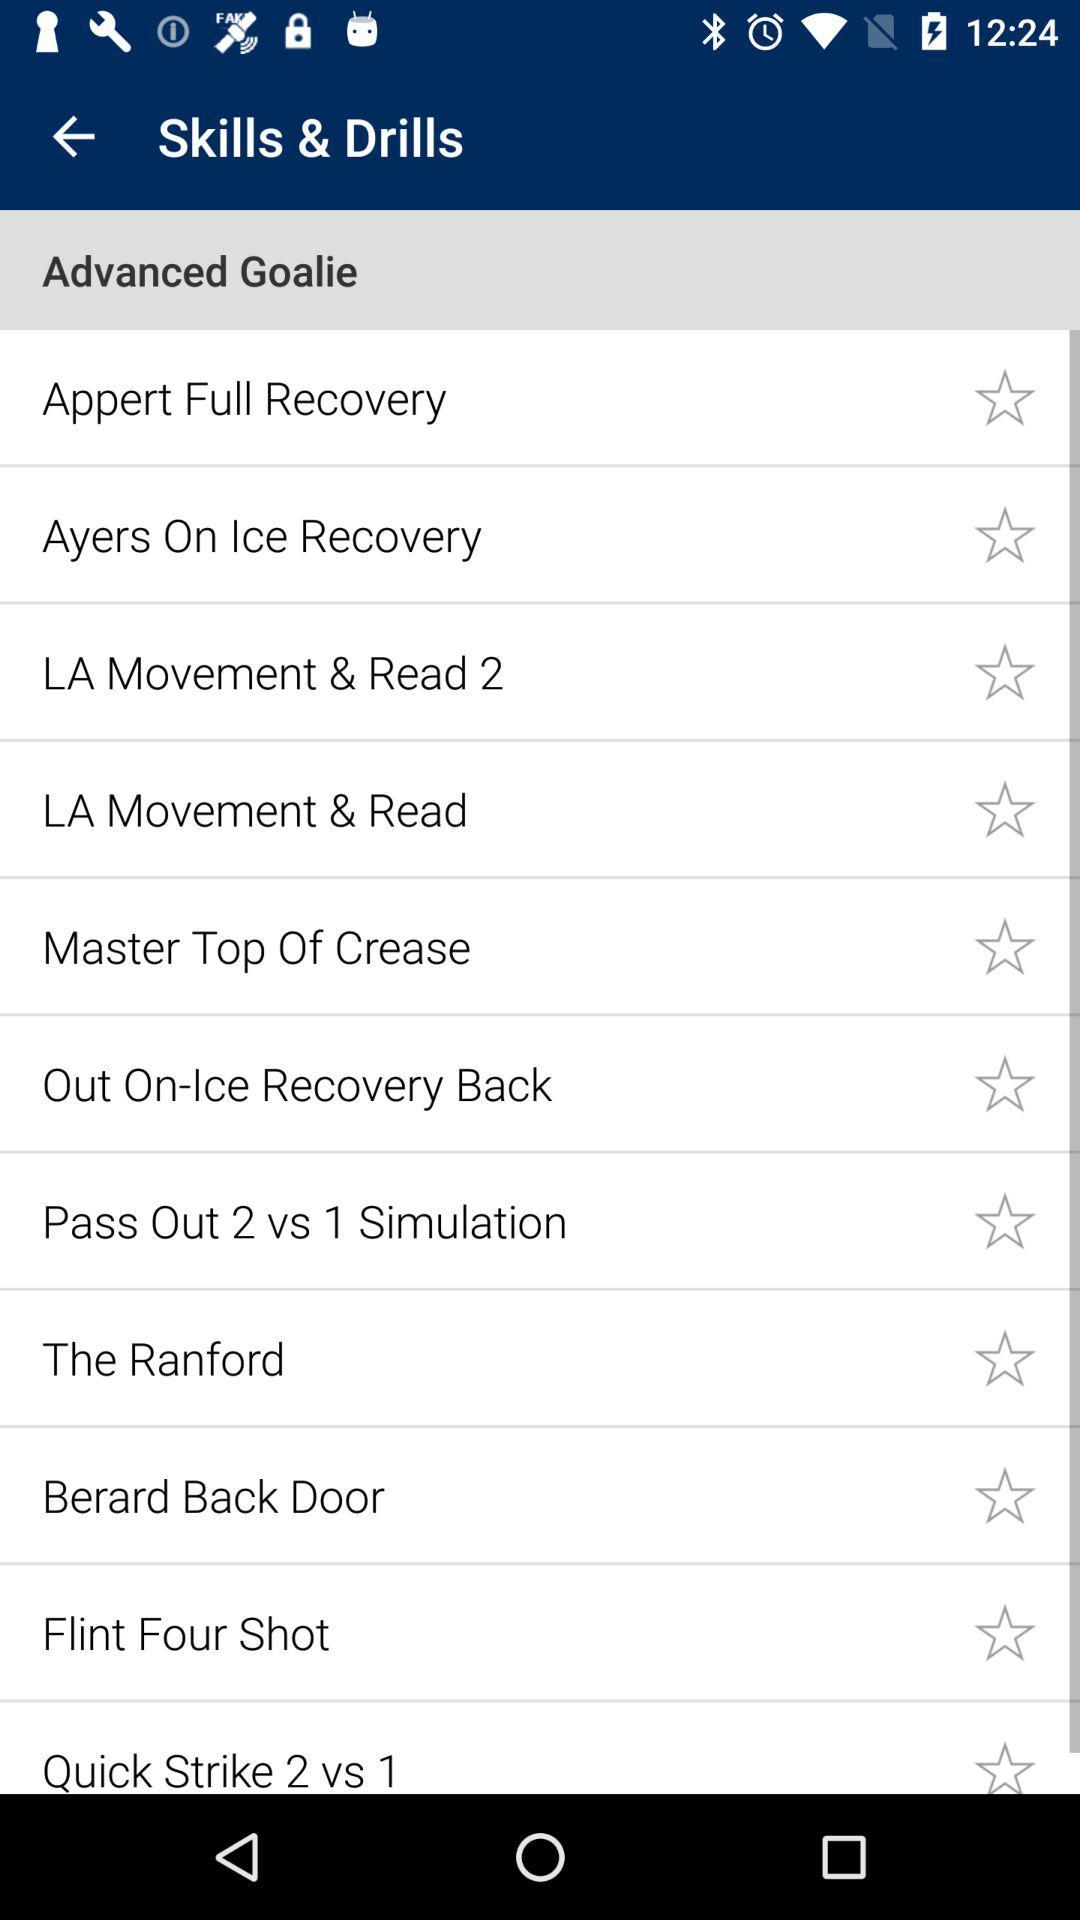 This screenshot has height=1920, width=1080. Describe the element at coordinates (1026, 1748) in the screenshot. I see `the drill` at that location.